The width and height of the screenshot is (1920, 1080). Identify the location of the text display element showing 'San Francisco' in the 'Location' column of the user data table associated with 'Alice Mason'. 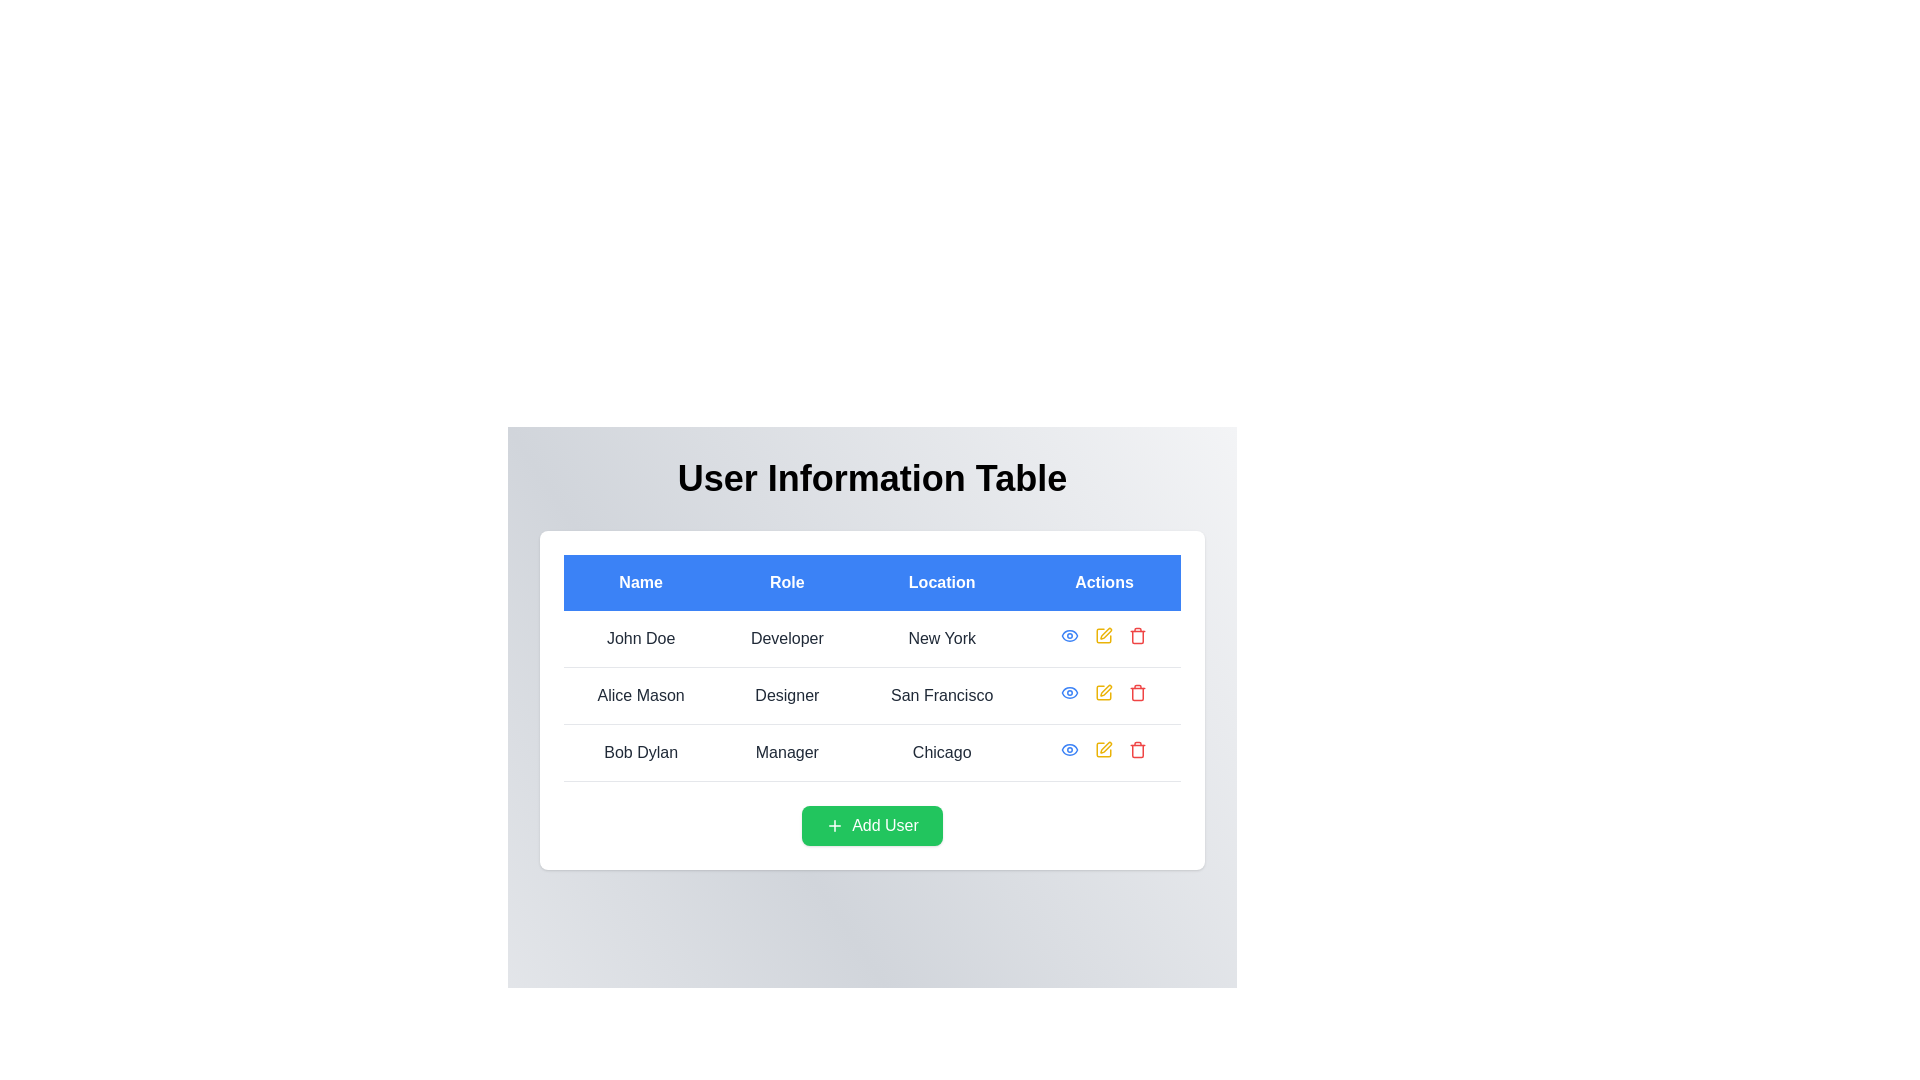
(941, 694).